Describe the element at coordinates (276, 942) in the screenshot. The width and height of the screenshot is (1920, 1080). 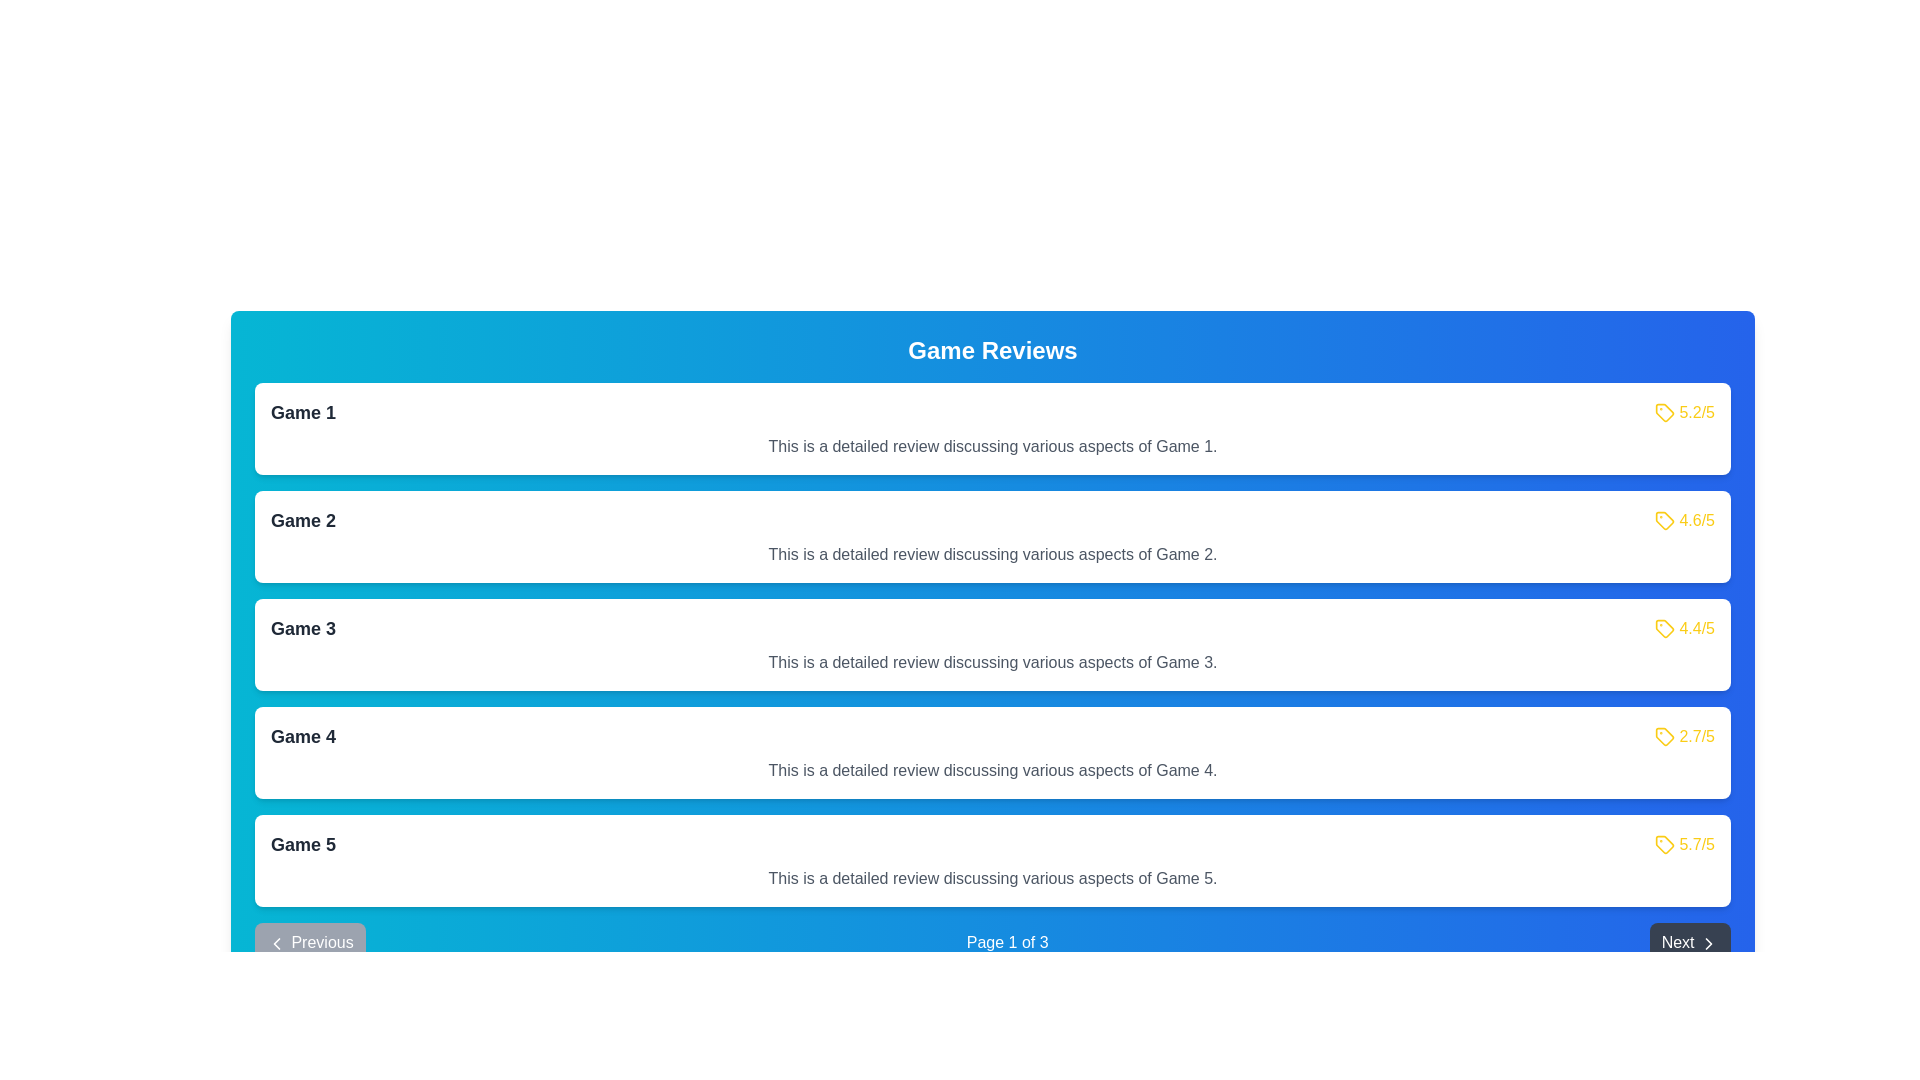
I see `the 'Previous' navigation icon located at the bottom-left of the interface` at that location.